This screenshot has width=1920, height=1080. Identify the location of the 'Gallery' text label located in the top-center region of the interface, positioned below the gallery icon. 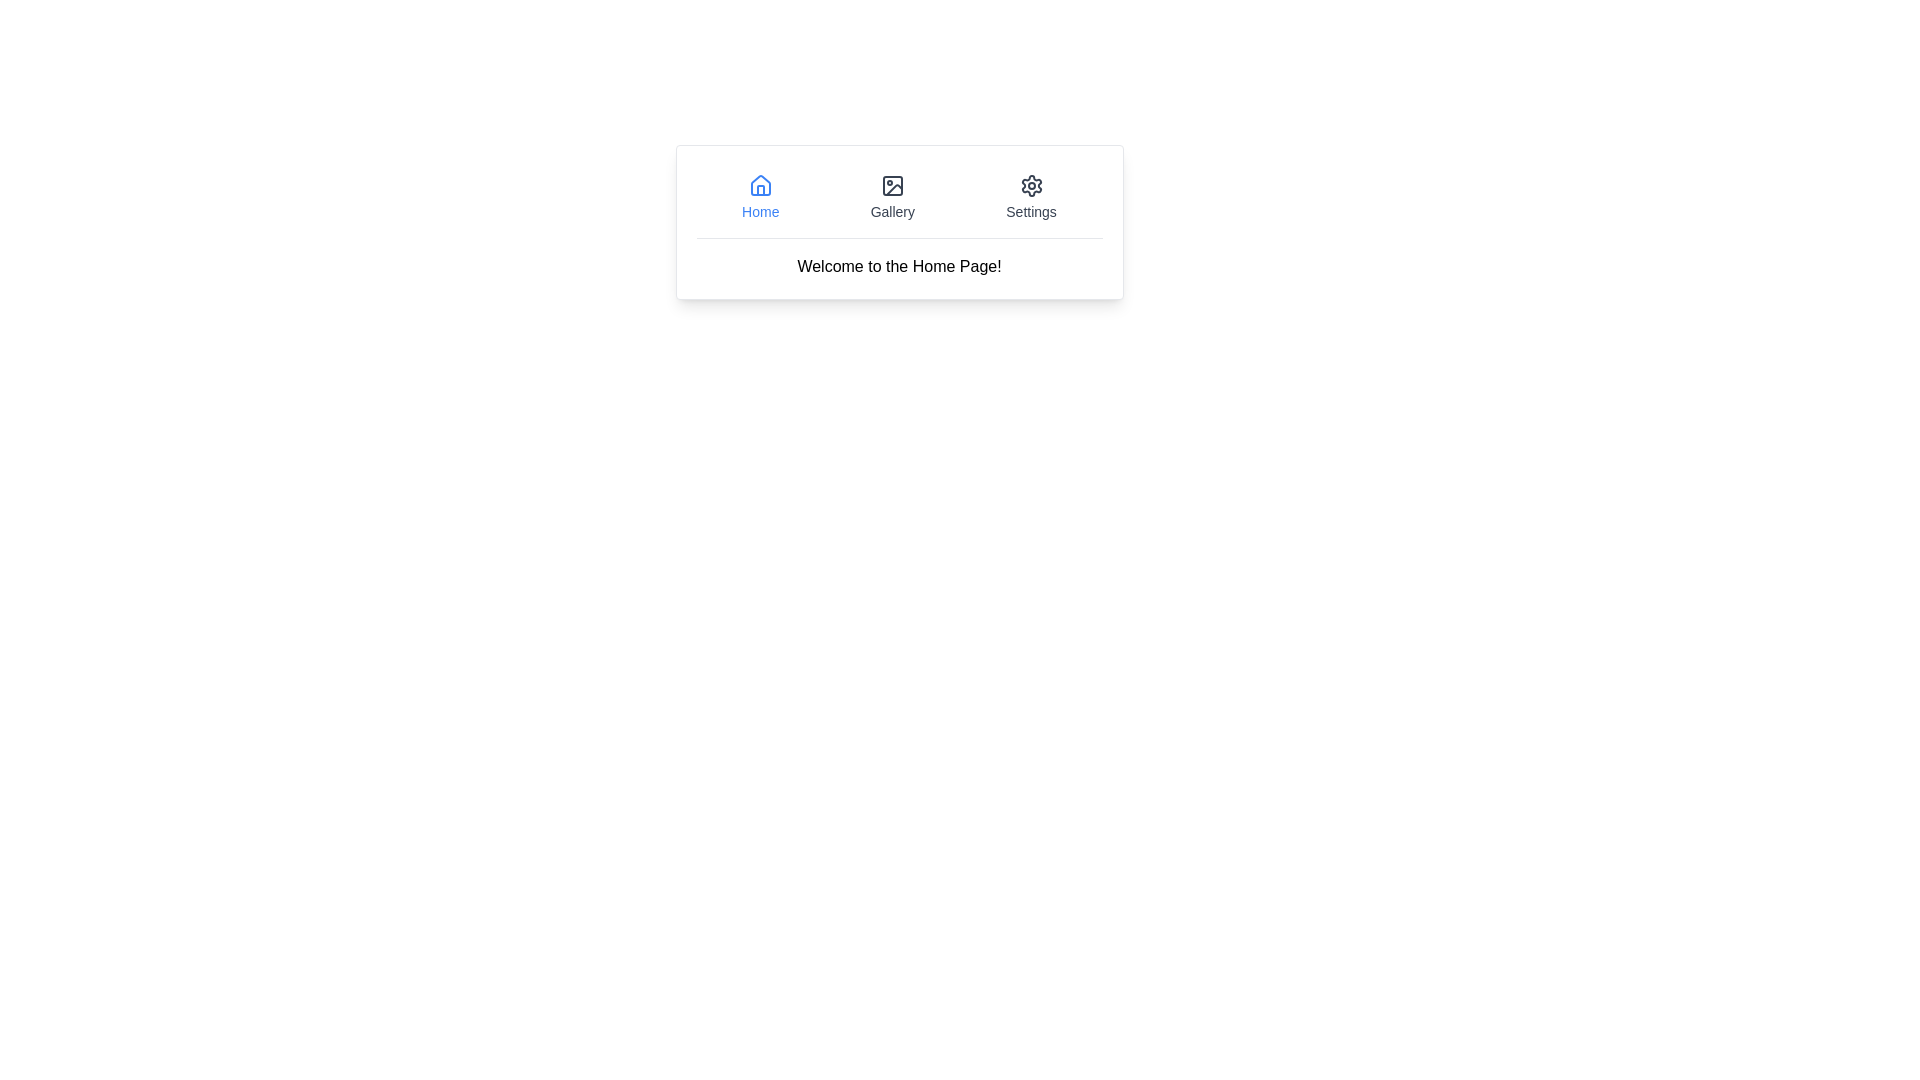
(891, 212).